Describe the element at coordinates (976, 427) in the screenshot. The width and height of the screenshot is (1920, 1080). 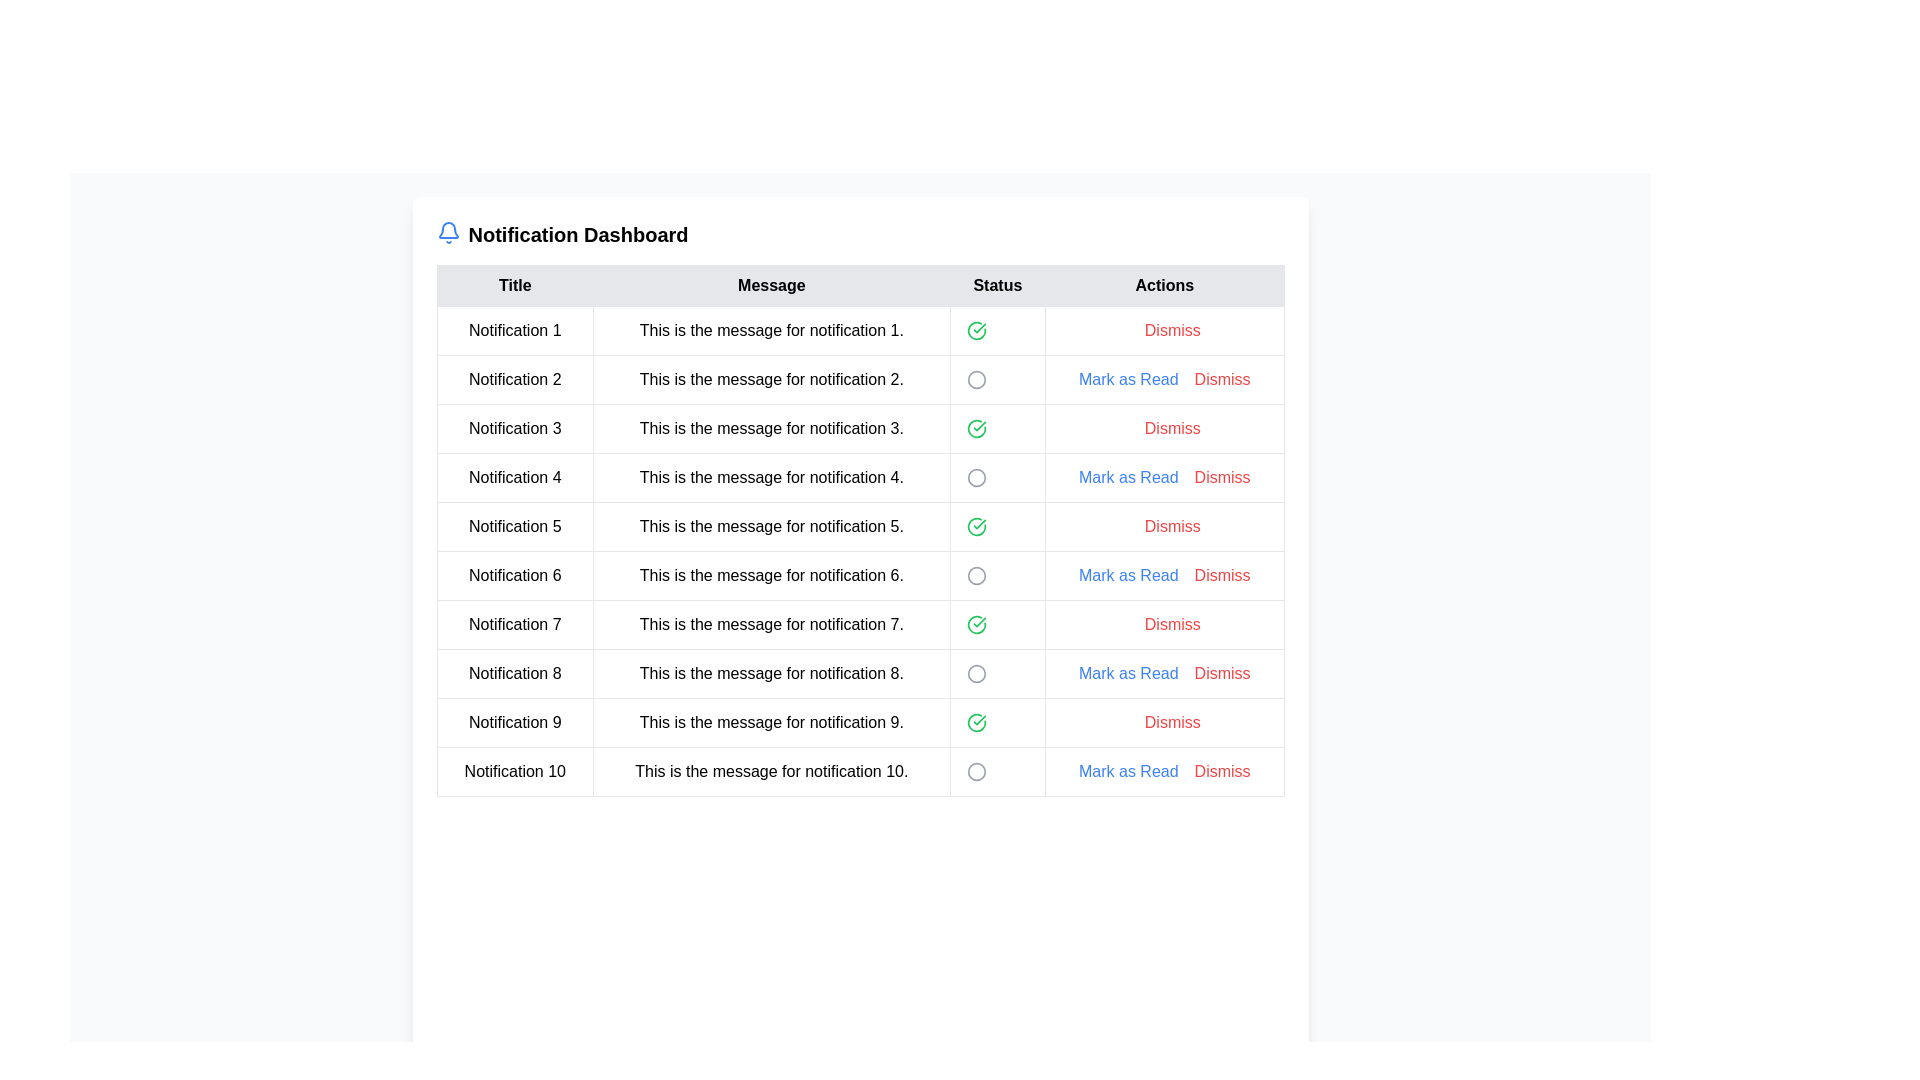
I see `the completion indicator icon located in the 'Status' column for 'Notification 3' in the table` at that location.